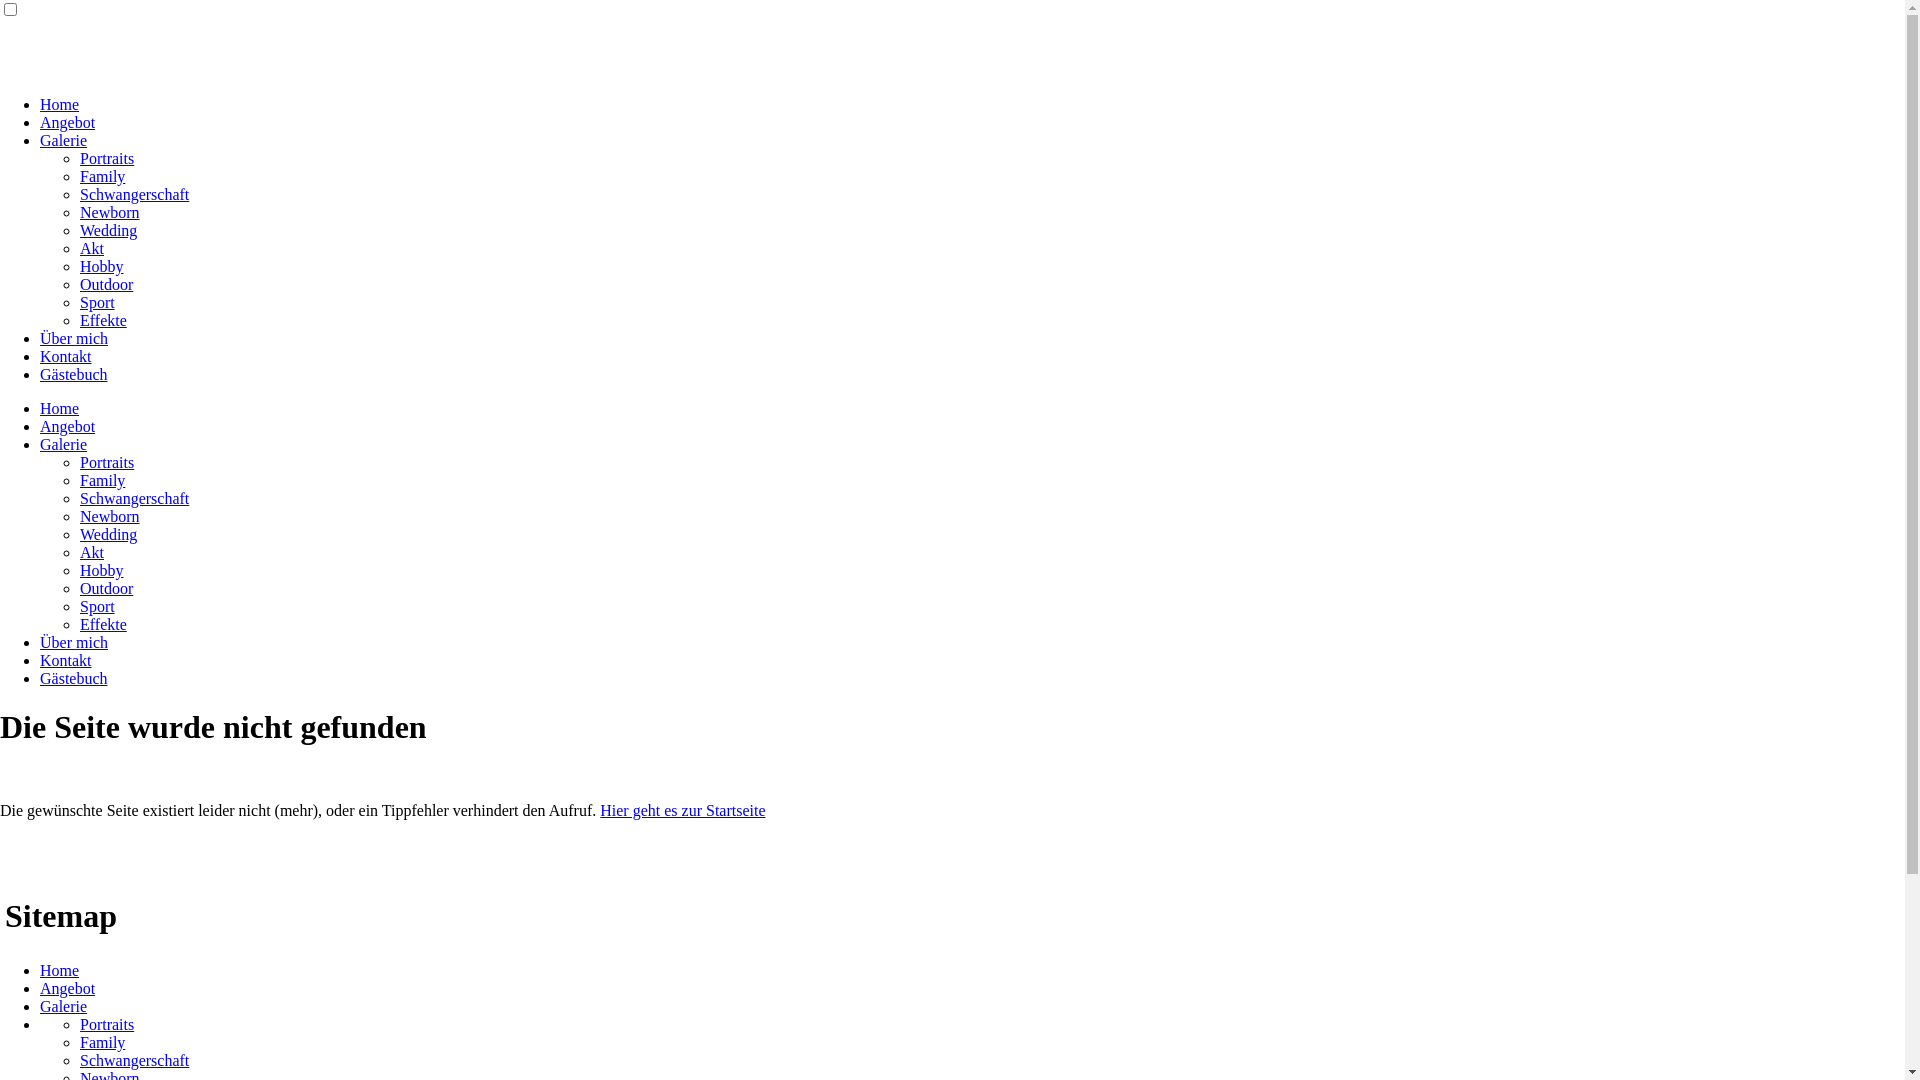 The width and height of the screenshot is (1920, 1080). Describe the element at coordinates (39, 660) in the screenshot. I see `'Kontakt'` at that location.